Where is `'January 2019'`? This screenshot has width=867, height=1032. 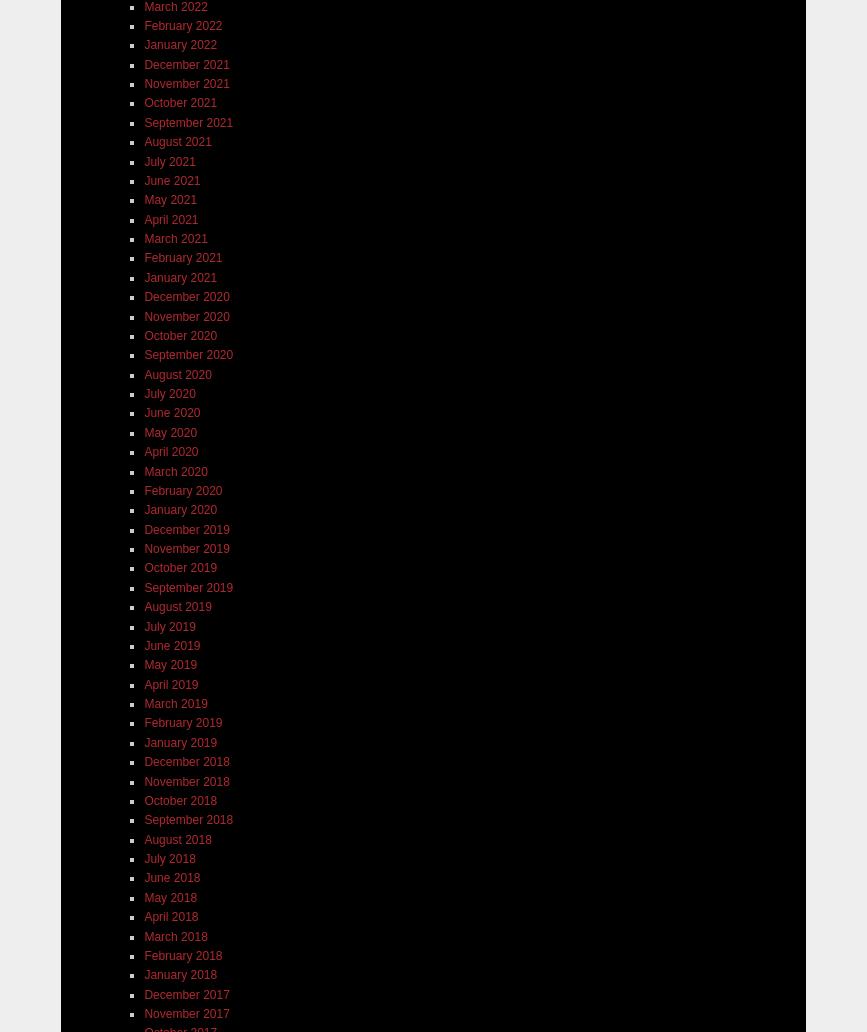 'January 2019' is located at coordinates (180, 741).